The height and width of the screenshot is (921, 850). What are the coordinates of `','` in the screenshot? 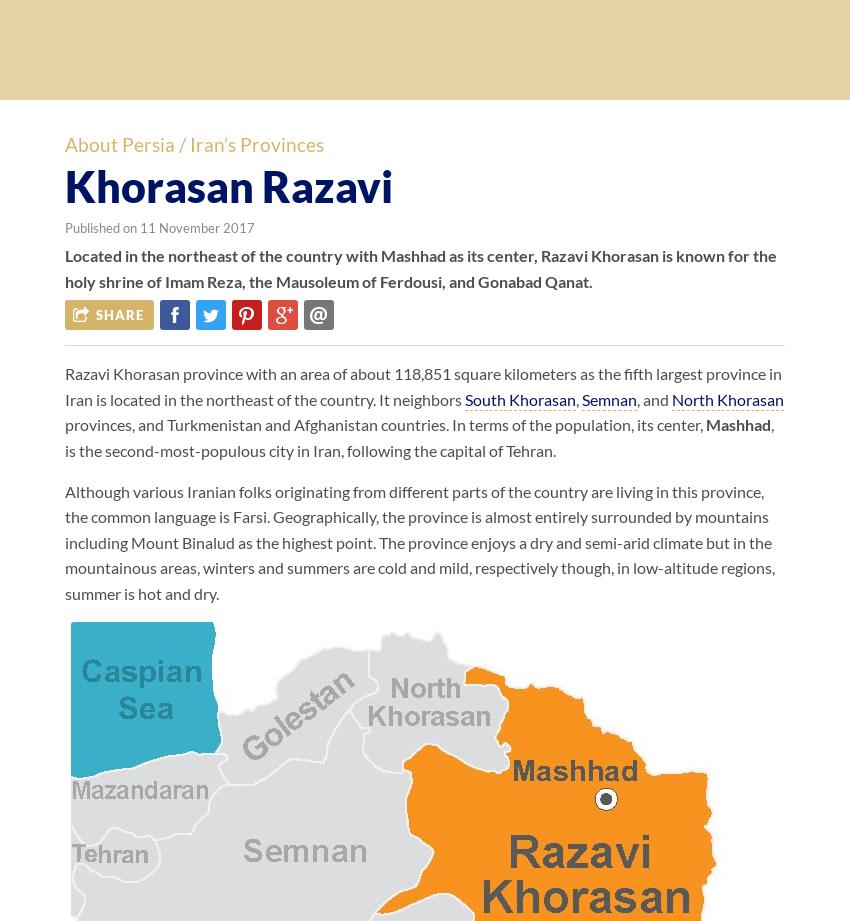 It's located at (579, 398).